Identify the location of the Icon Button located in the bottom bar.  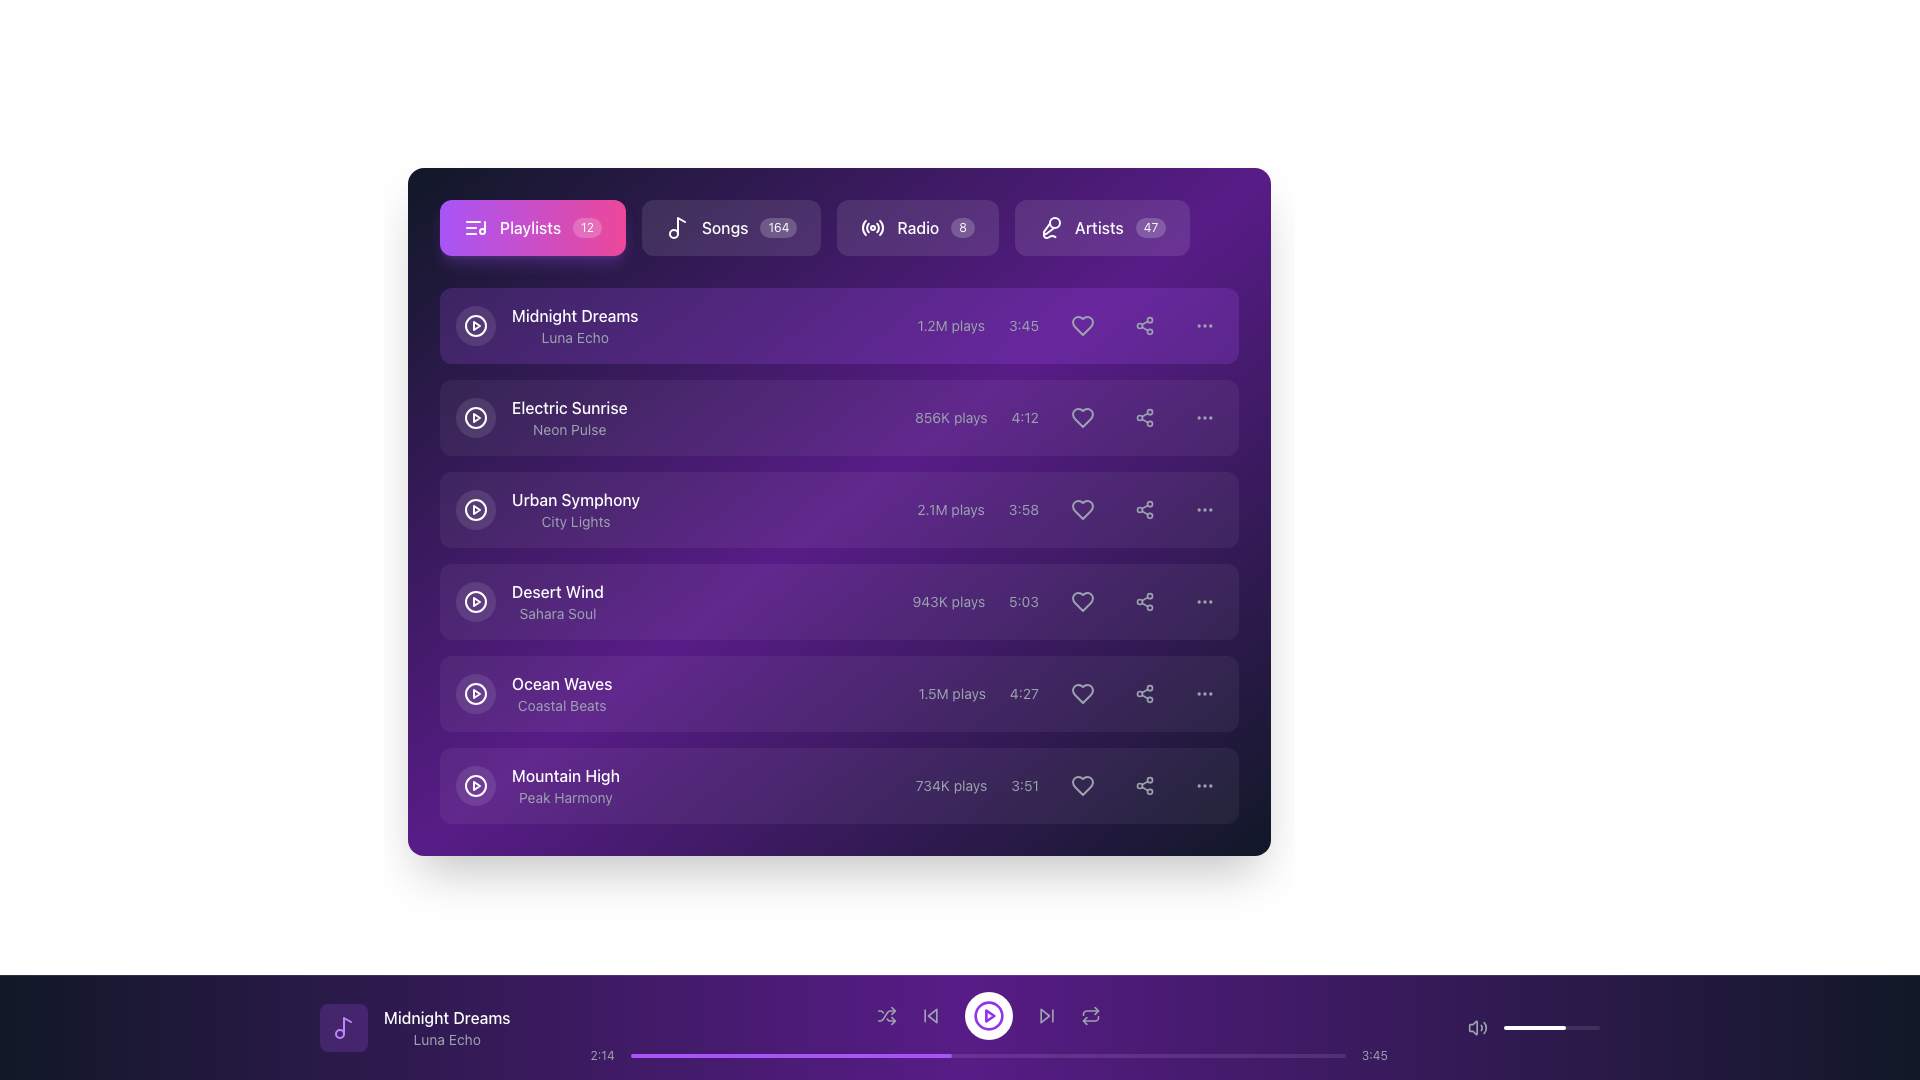
(344, 1028).